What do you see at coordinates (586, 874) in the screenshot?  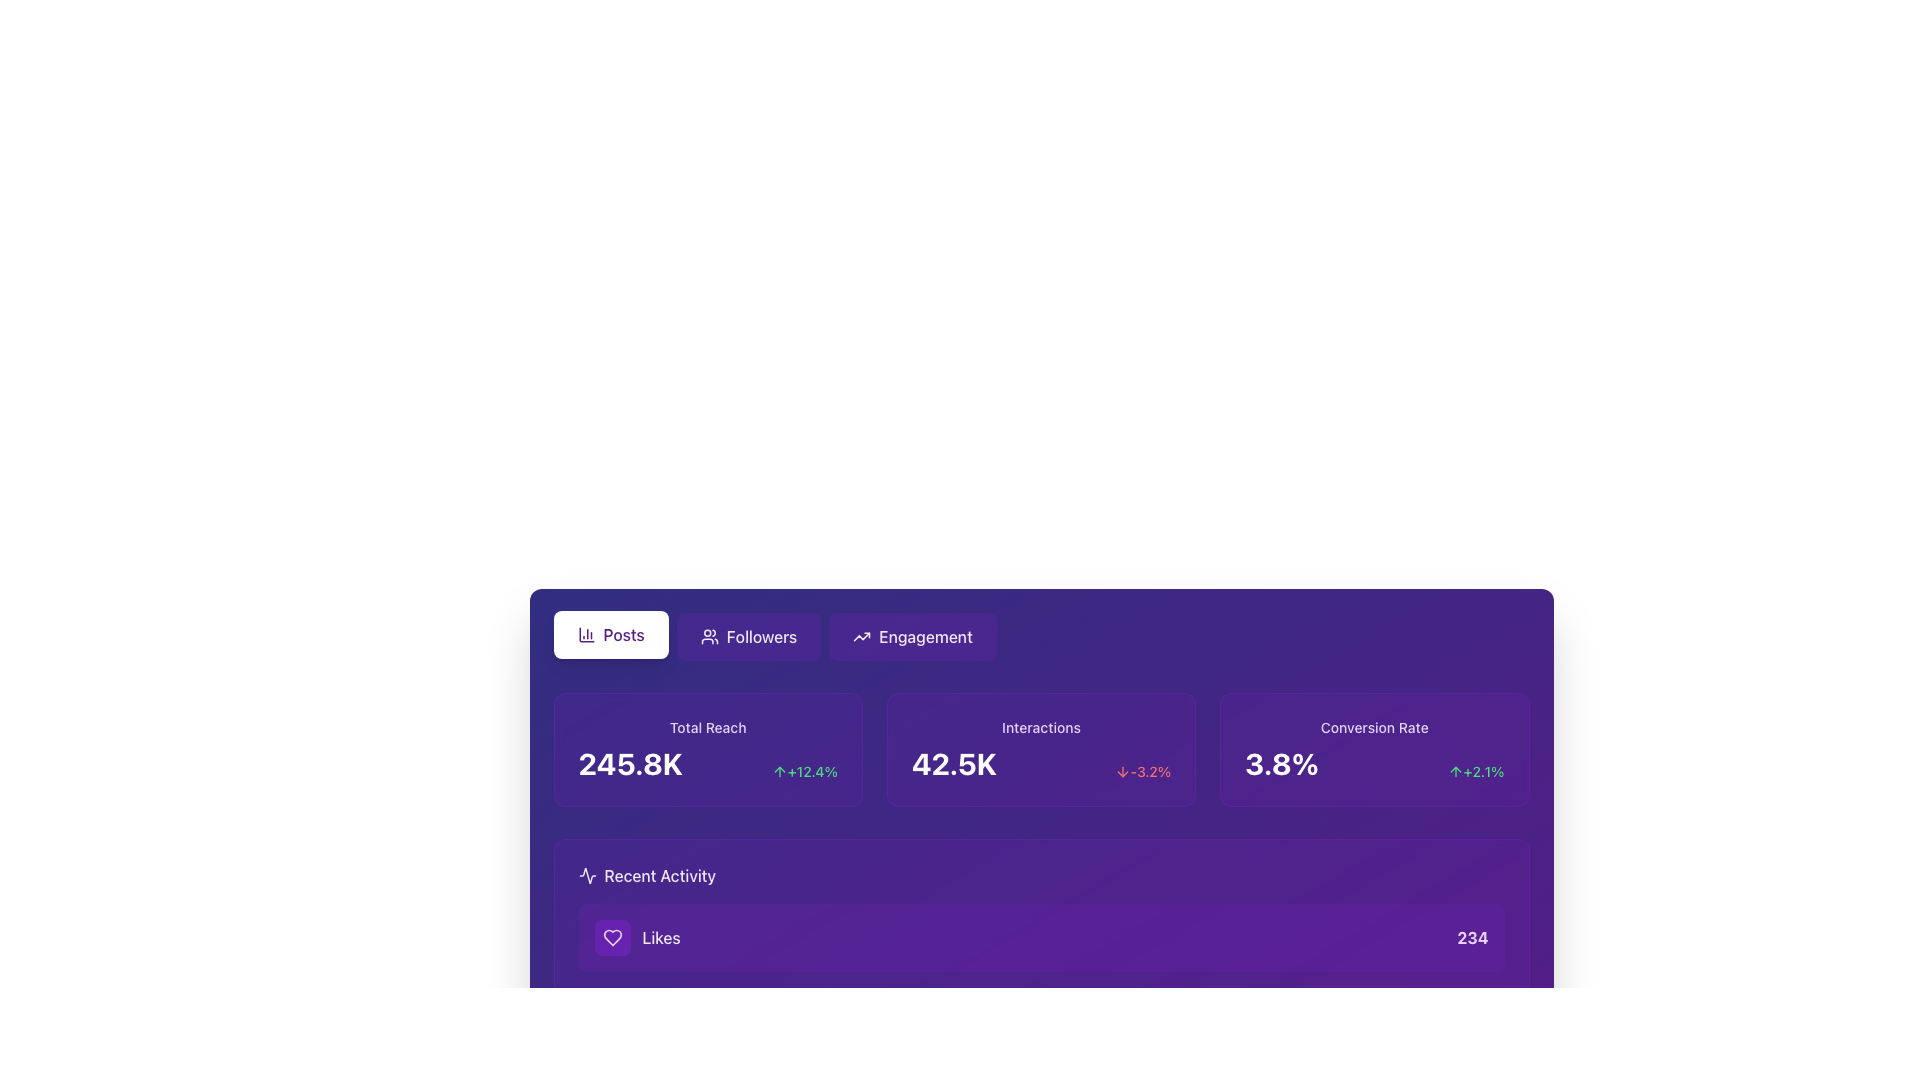 I see `the 'Recent Activity' icon located to the left of the 'Recent Activity' text to engage with the associated content` at bounding box center [586, 874].